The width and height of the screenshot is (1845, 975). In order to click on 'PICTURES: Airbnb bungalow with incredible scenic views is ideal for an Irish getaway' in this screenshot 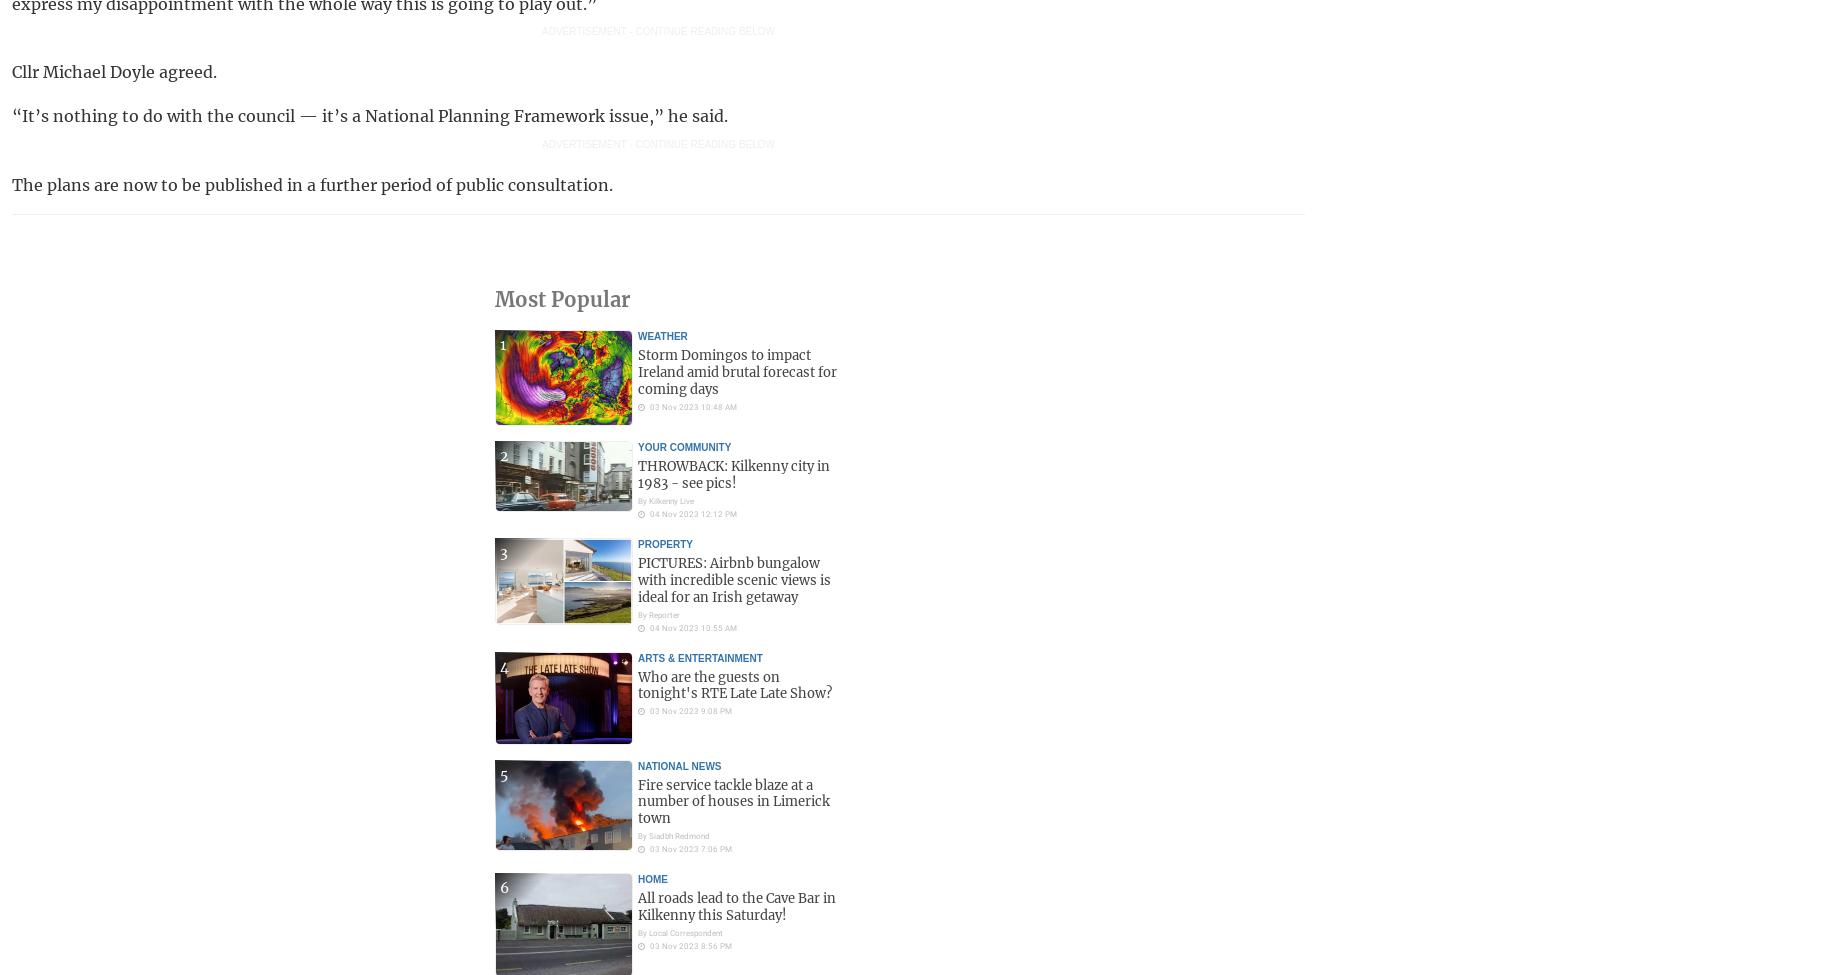, I will do `click(734, 578)`.